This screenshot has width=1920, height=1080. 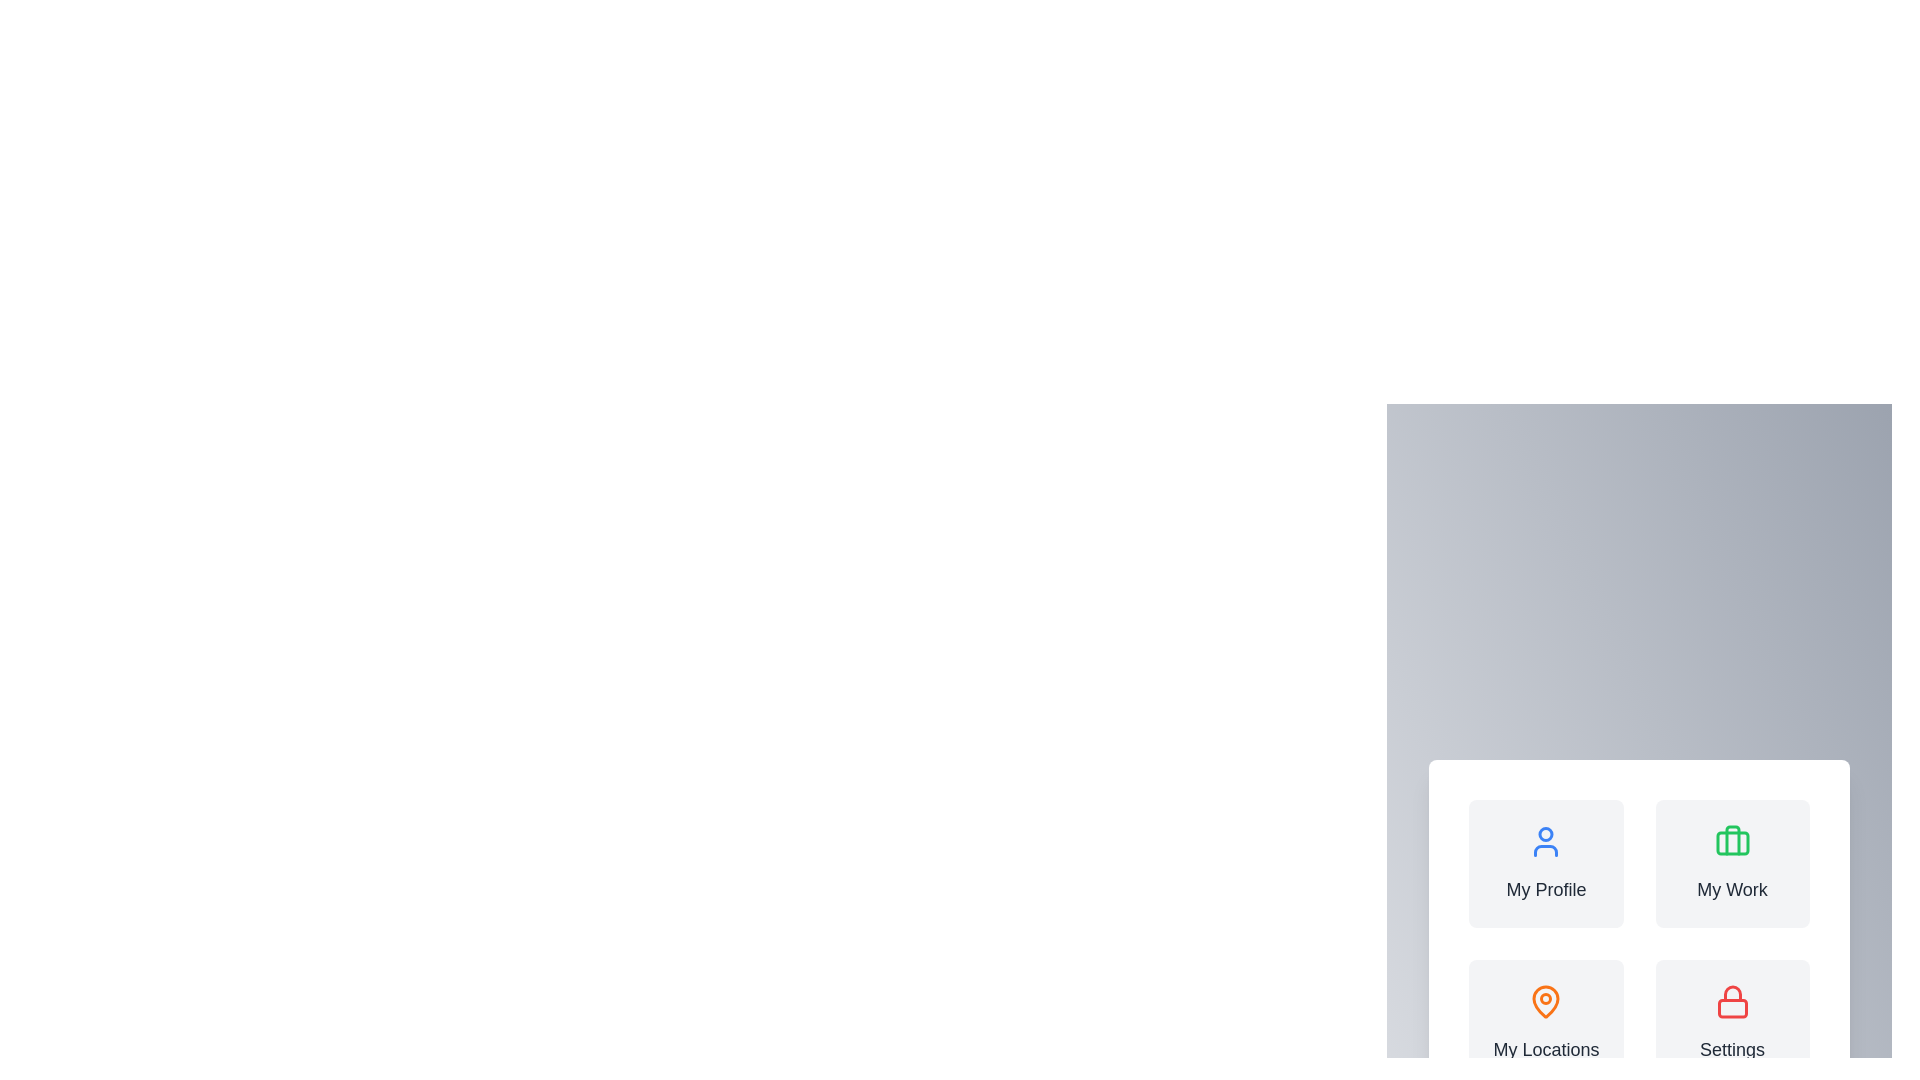 What do you see at coordinates (1545, 889) in the screenshot?
I see `the text label displaying 'My Profile', which is styled in gray and located below a user icon` at bounding box center [1545, 889].